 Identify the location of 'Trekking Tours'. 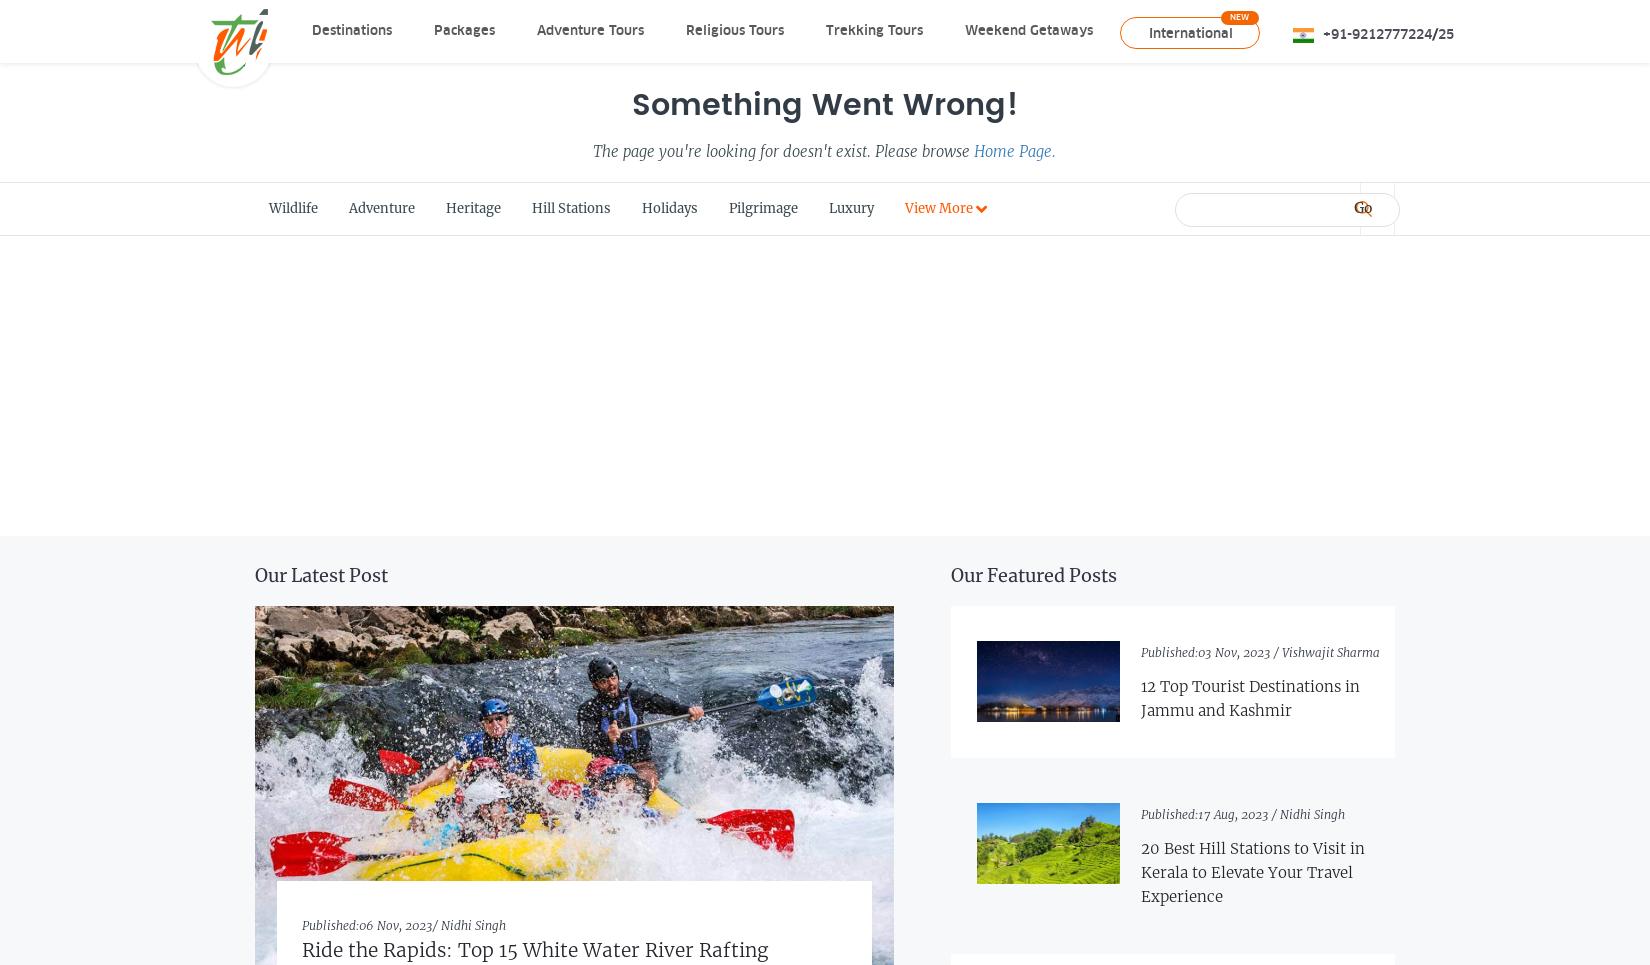
(873, 29).